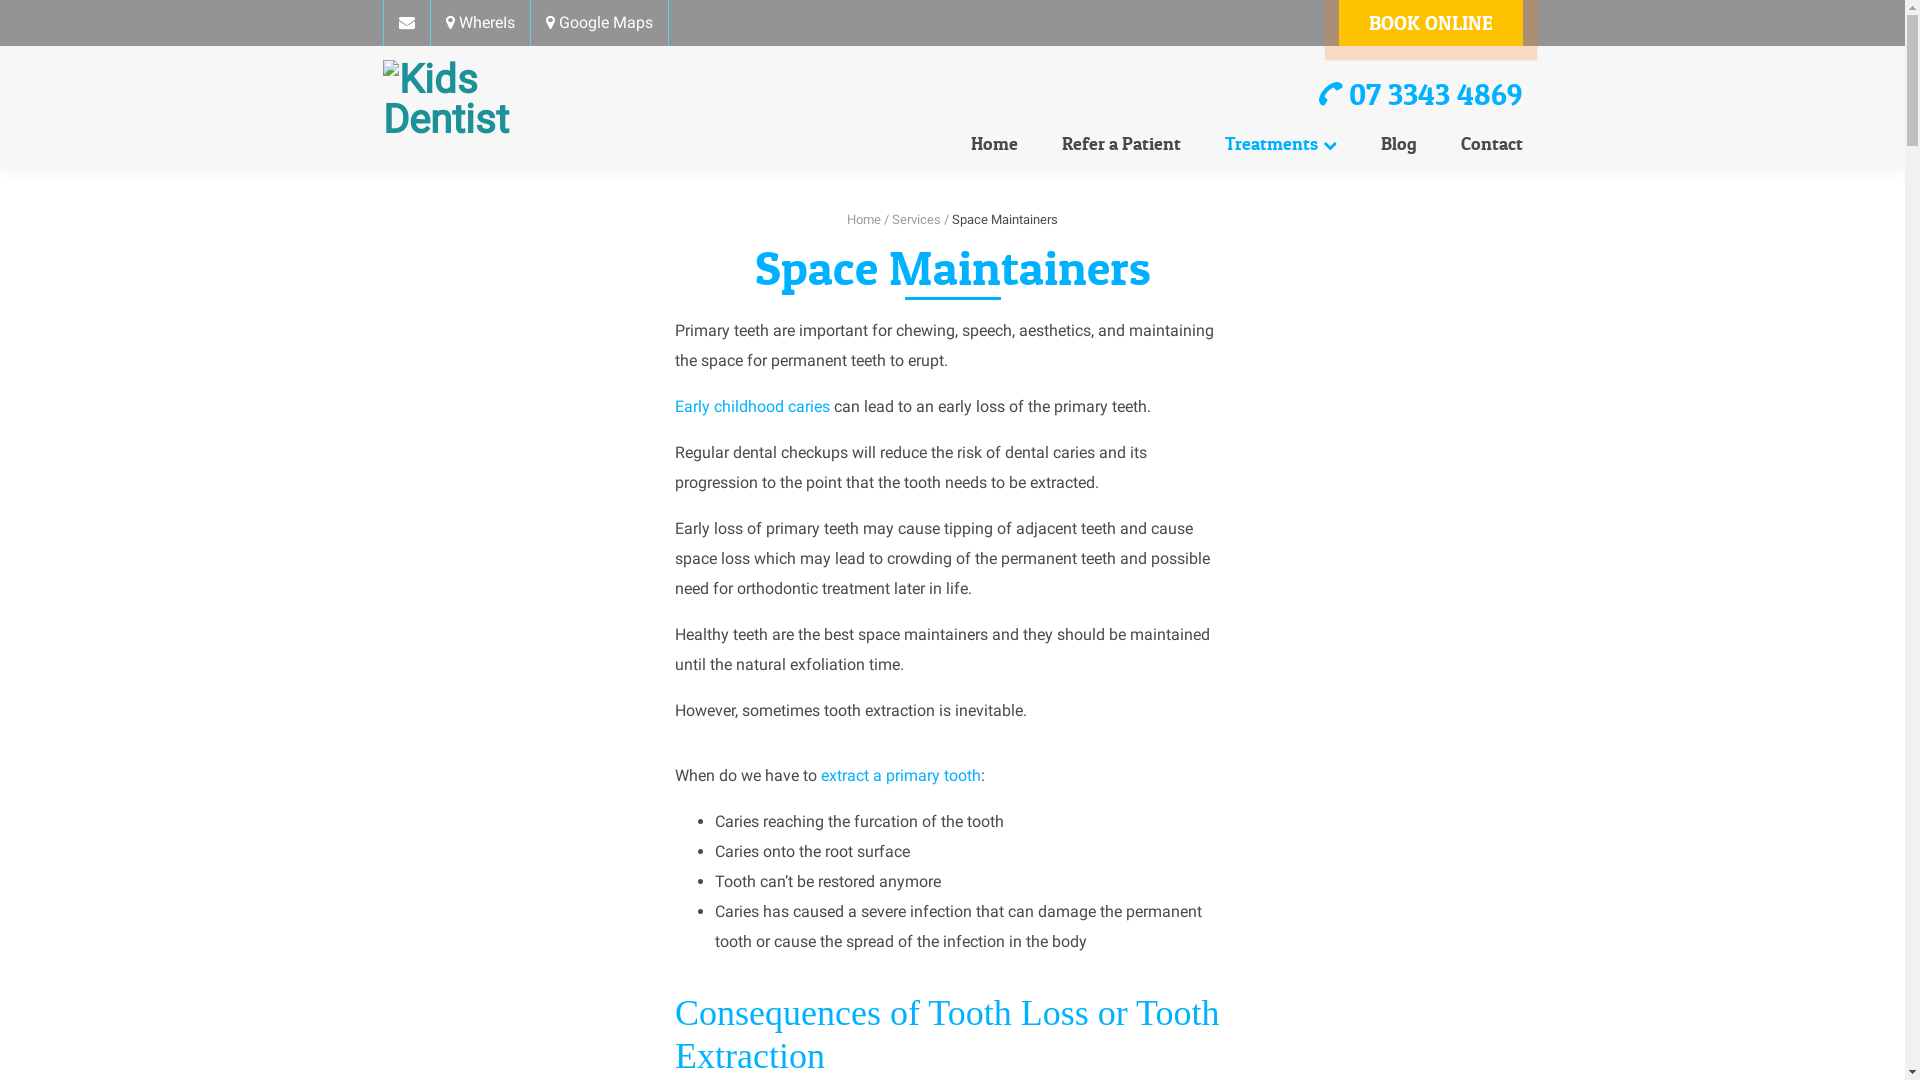  I want to click on '07 3343 4869', so click(1419, 94).